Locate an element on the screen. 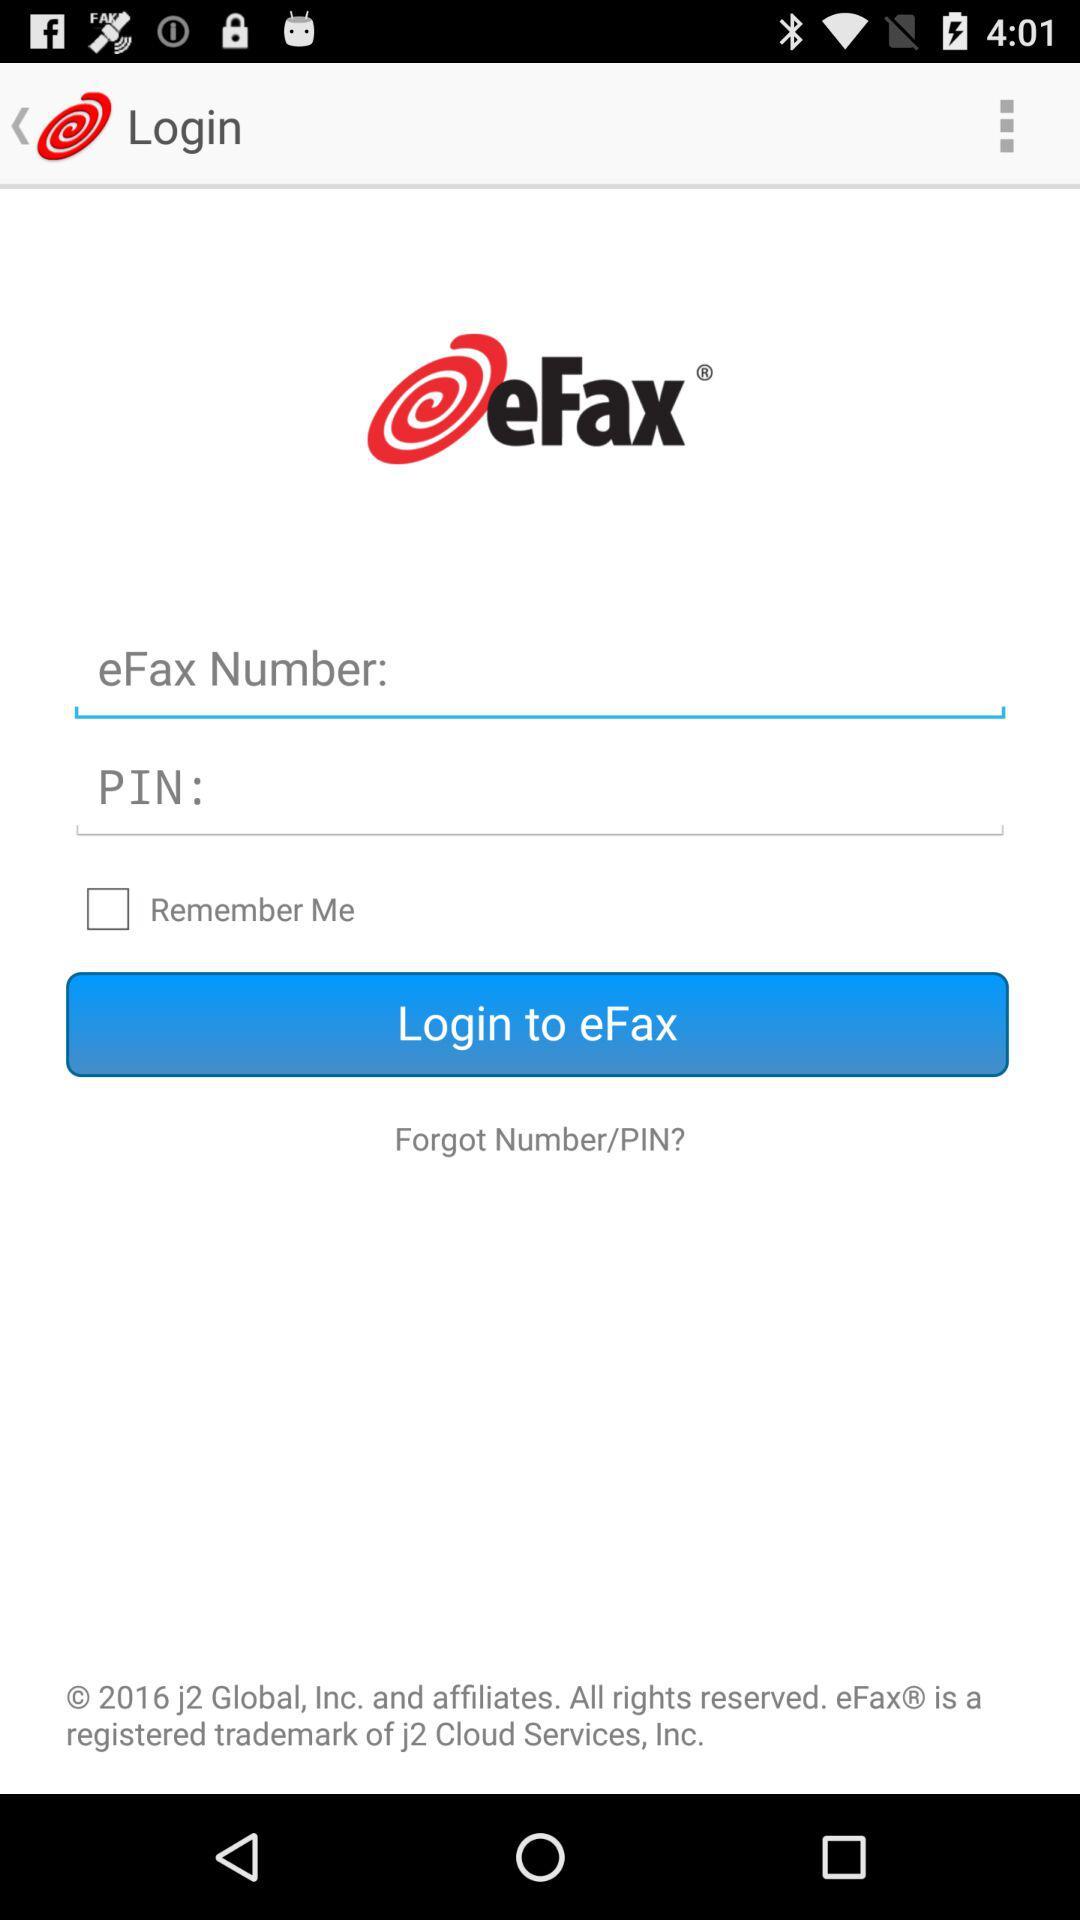  the icon left to the login which is at top of the page is located at coordinates (72, 124).